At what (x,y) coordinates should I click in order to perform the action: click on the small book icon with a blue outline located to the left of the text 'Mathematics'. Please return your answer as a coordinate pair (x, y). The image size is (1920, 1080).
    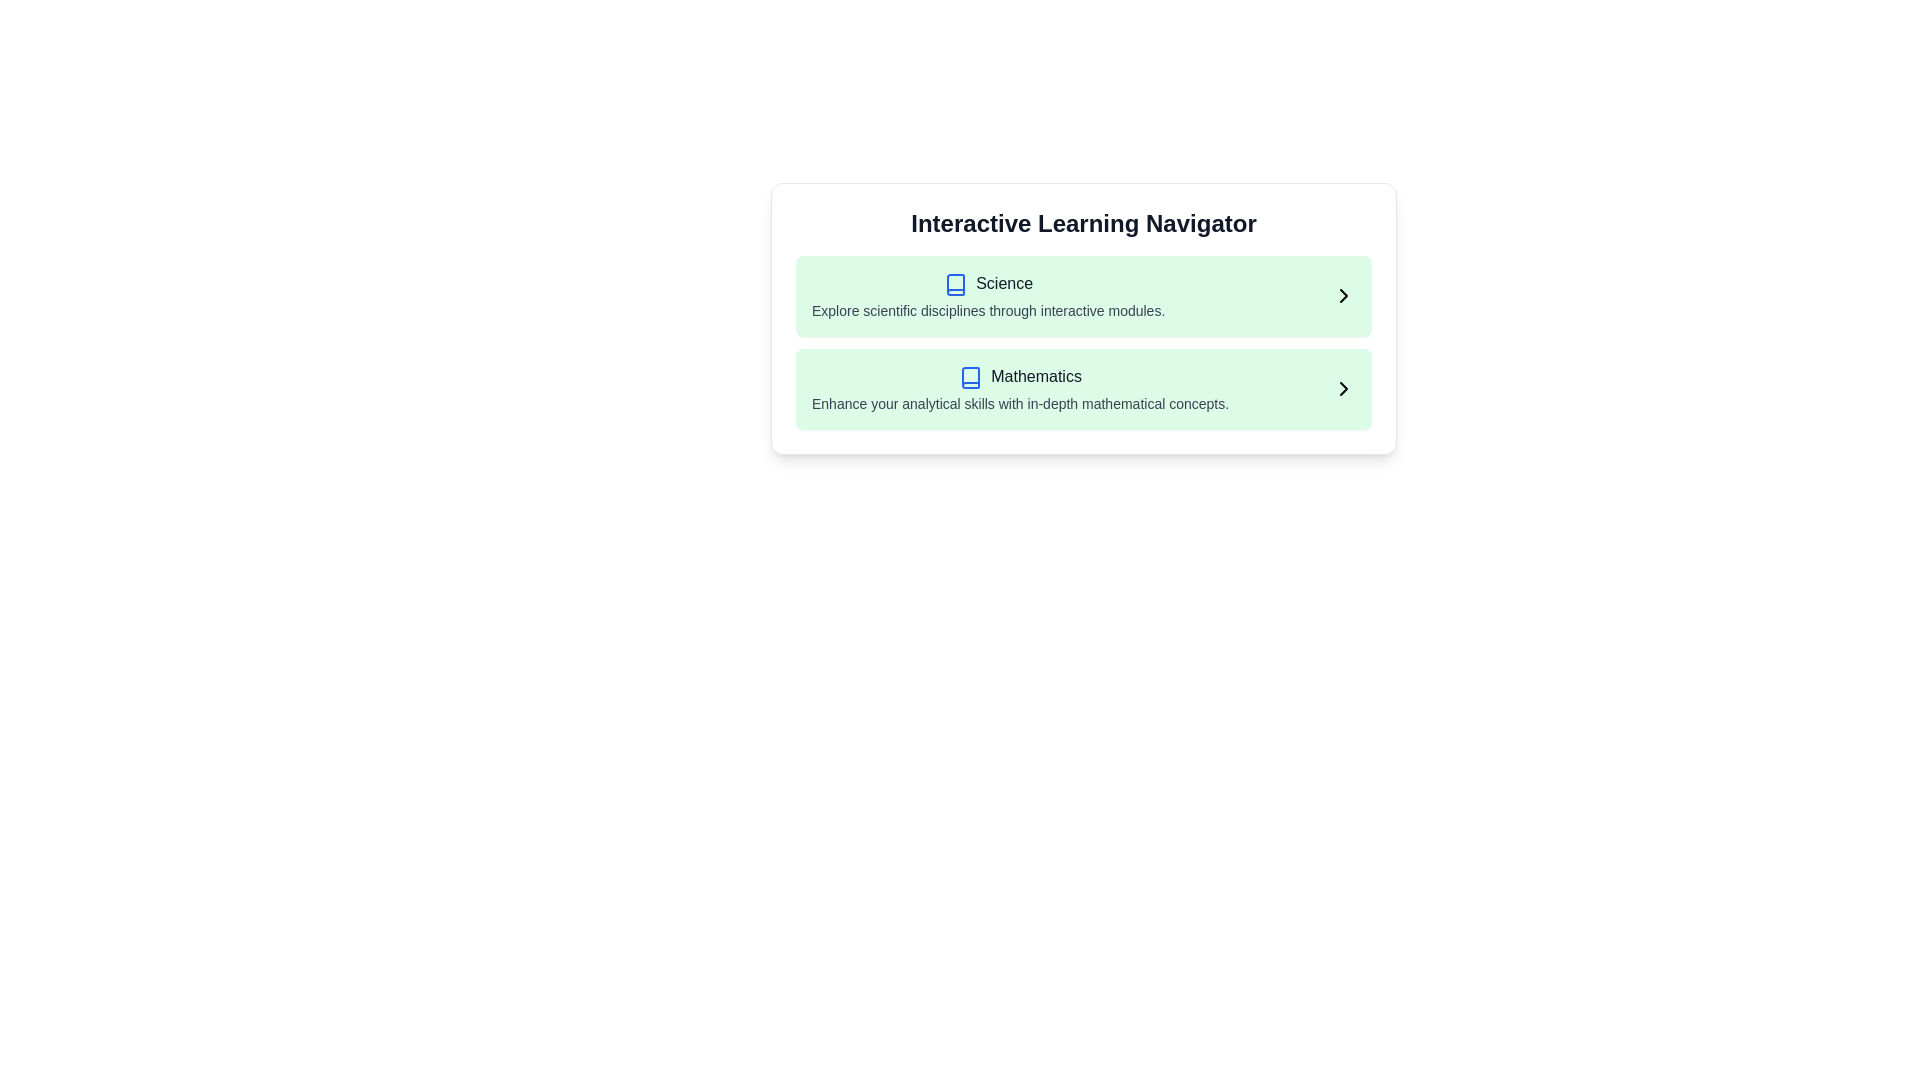
    Looking at the image, I should click on (971, 377).